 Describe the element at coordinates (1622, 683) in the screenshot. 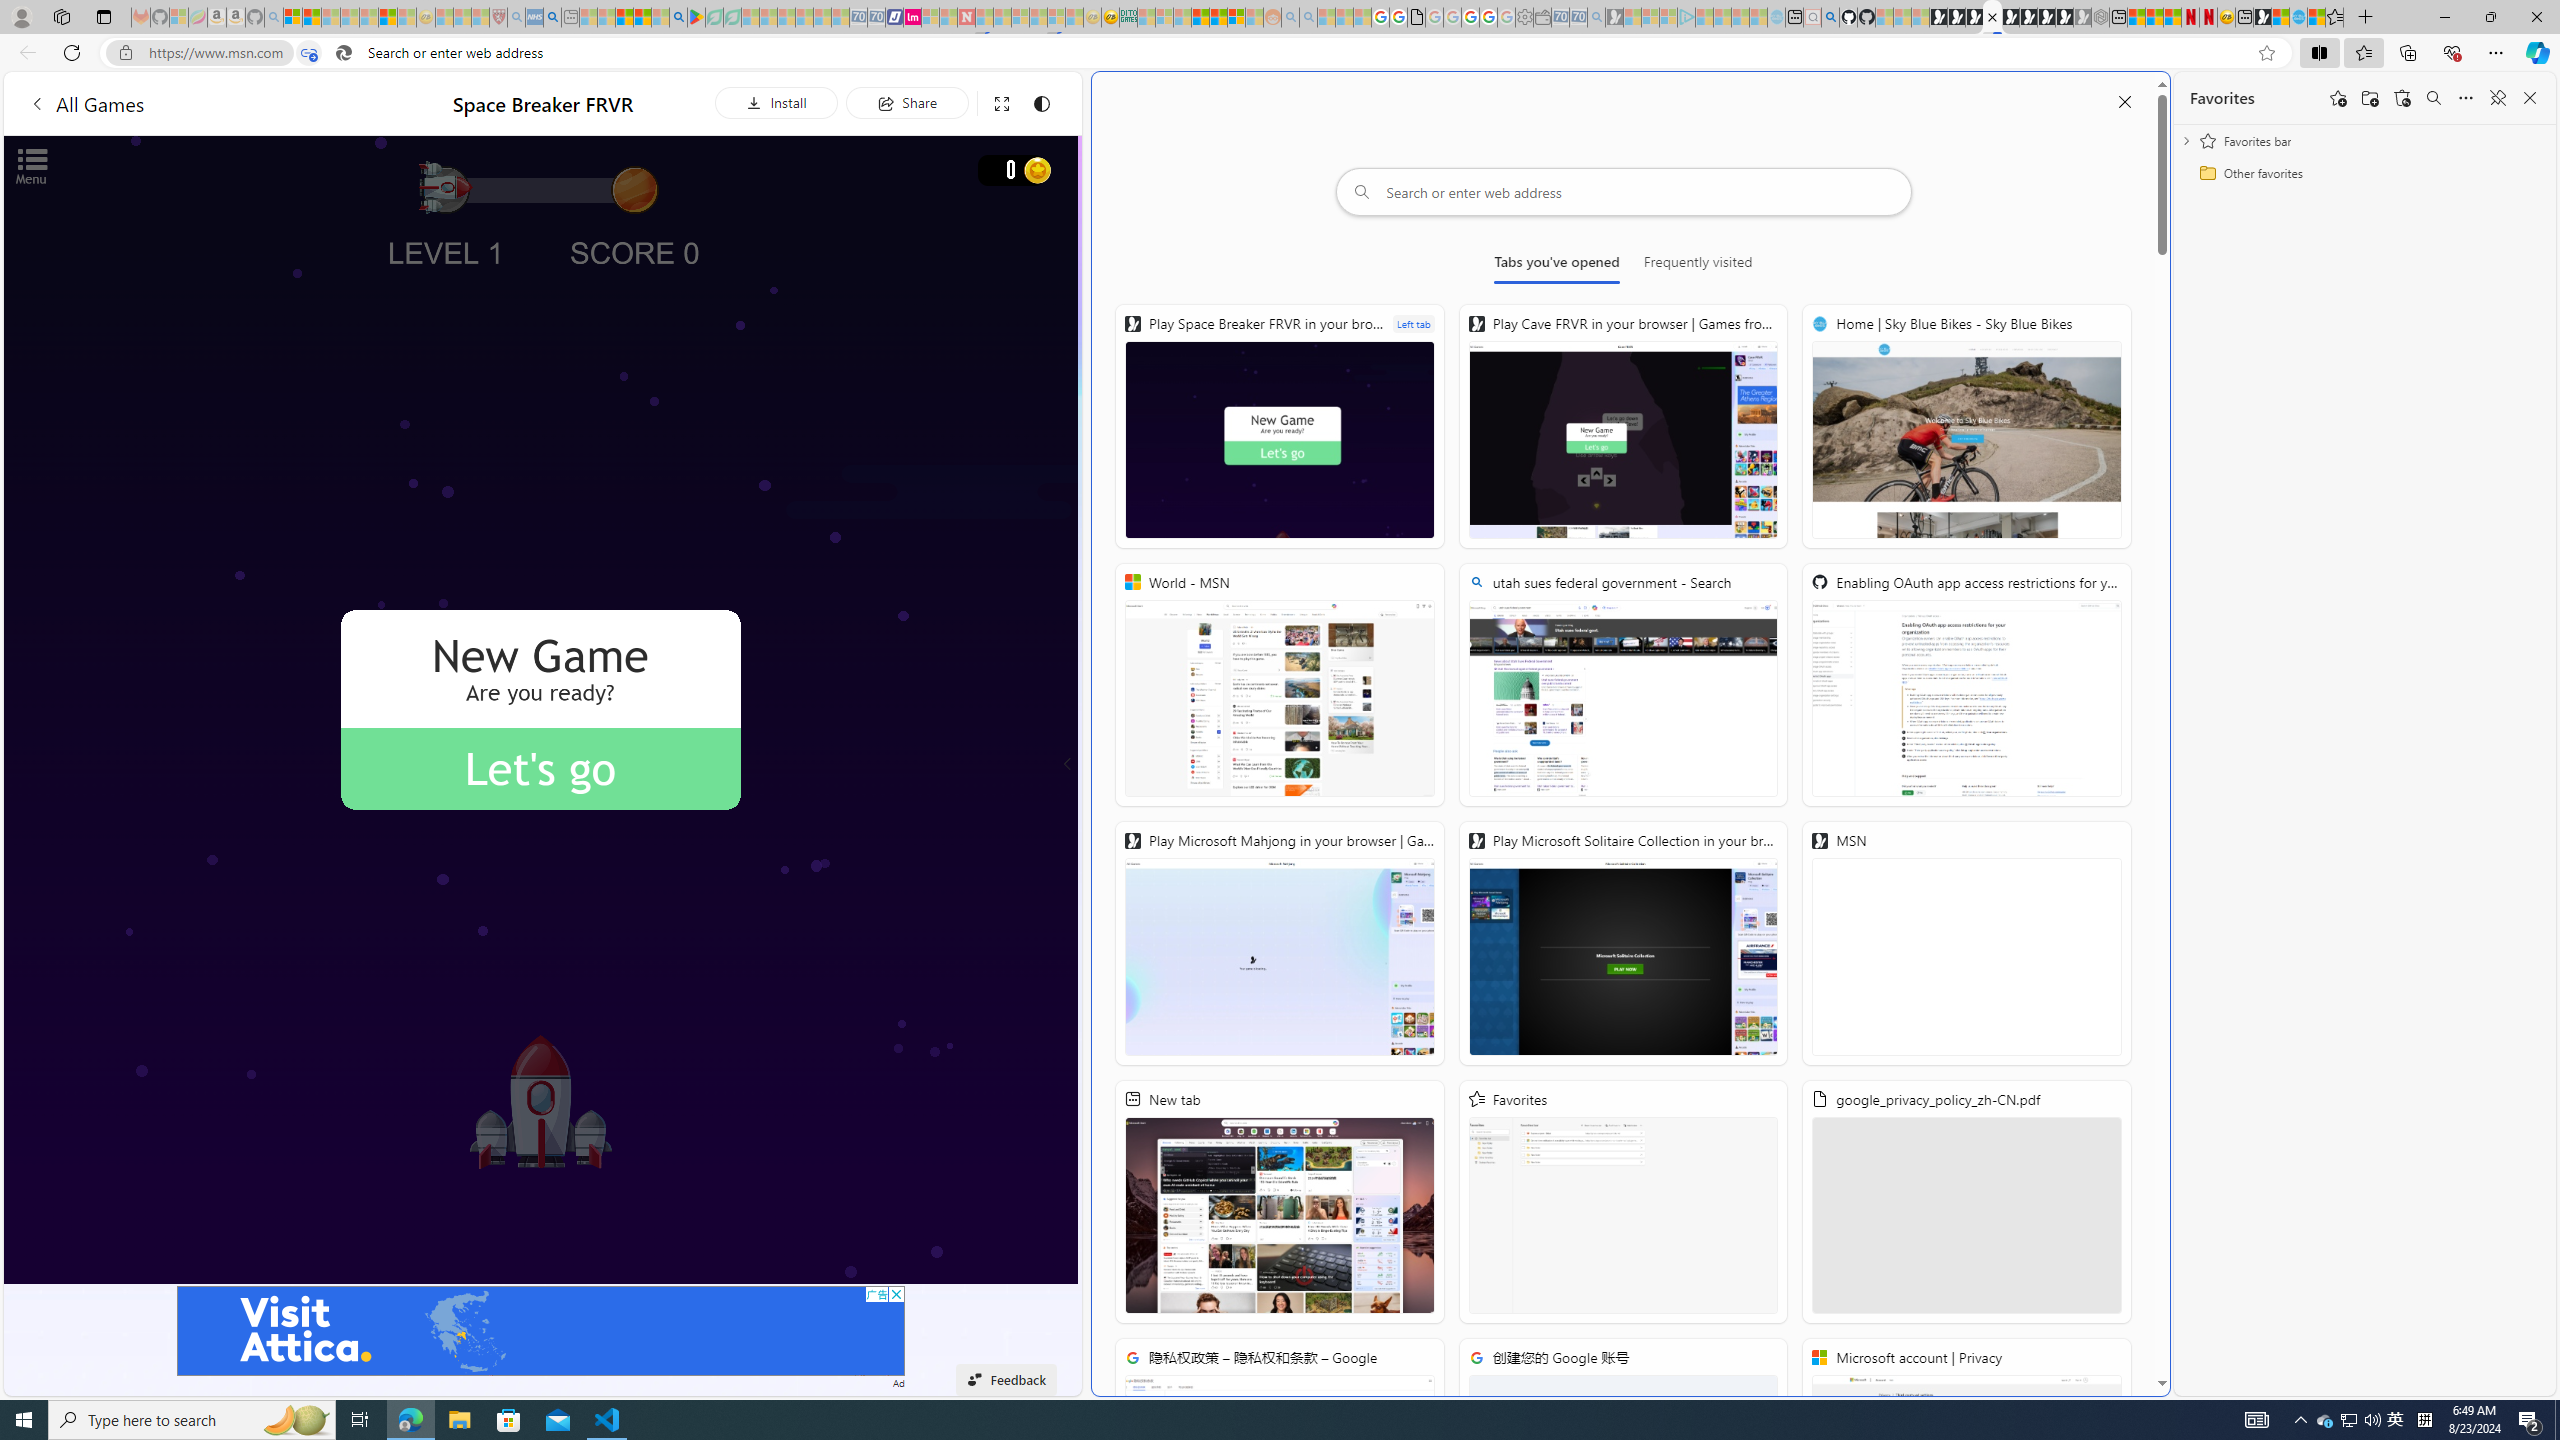

I see `'utah sues federal government - Search'` at that location.